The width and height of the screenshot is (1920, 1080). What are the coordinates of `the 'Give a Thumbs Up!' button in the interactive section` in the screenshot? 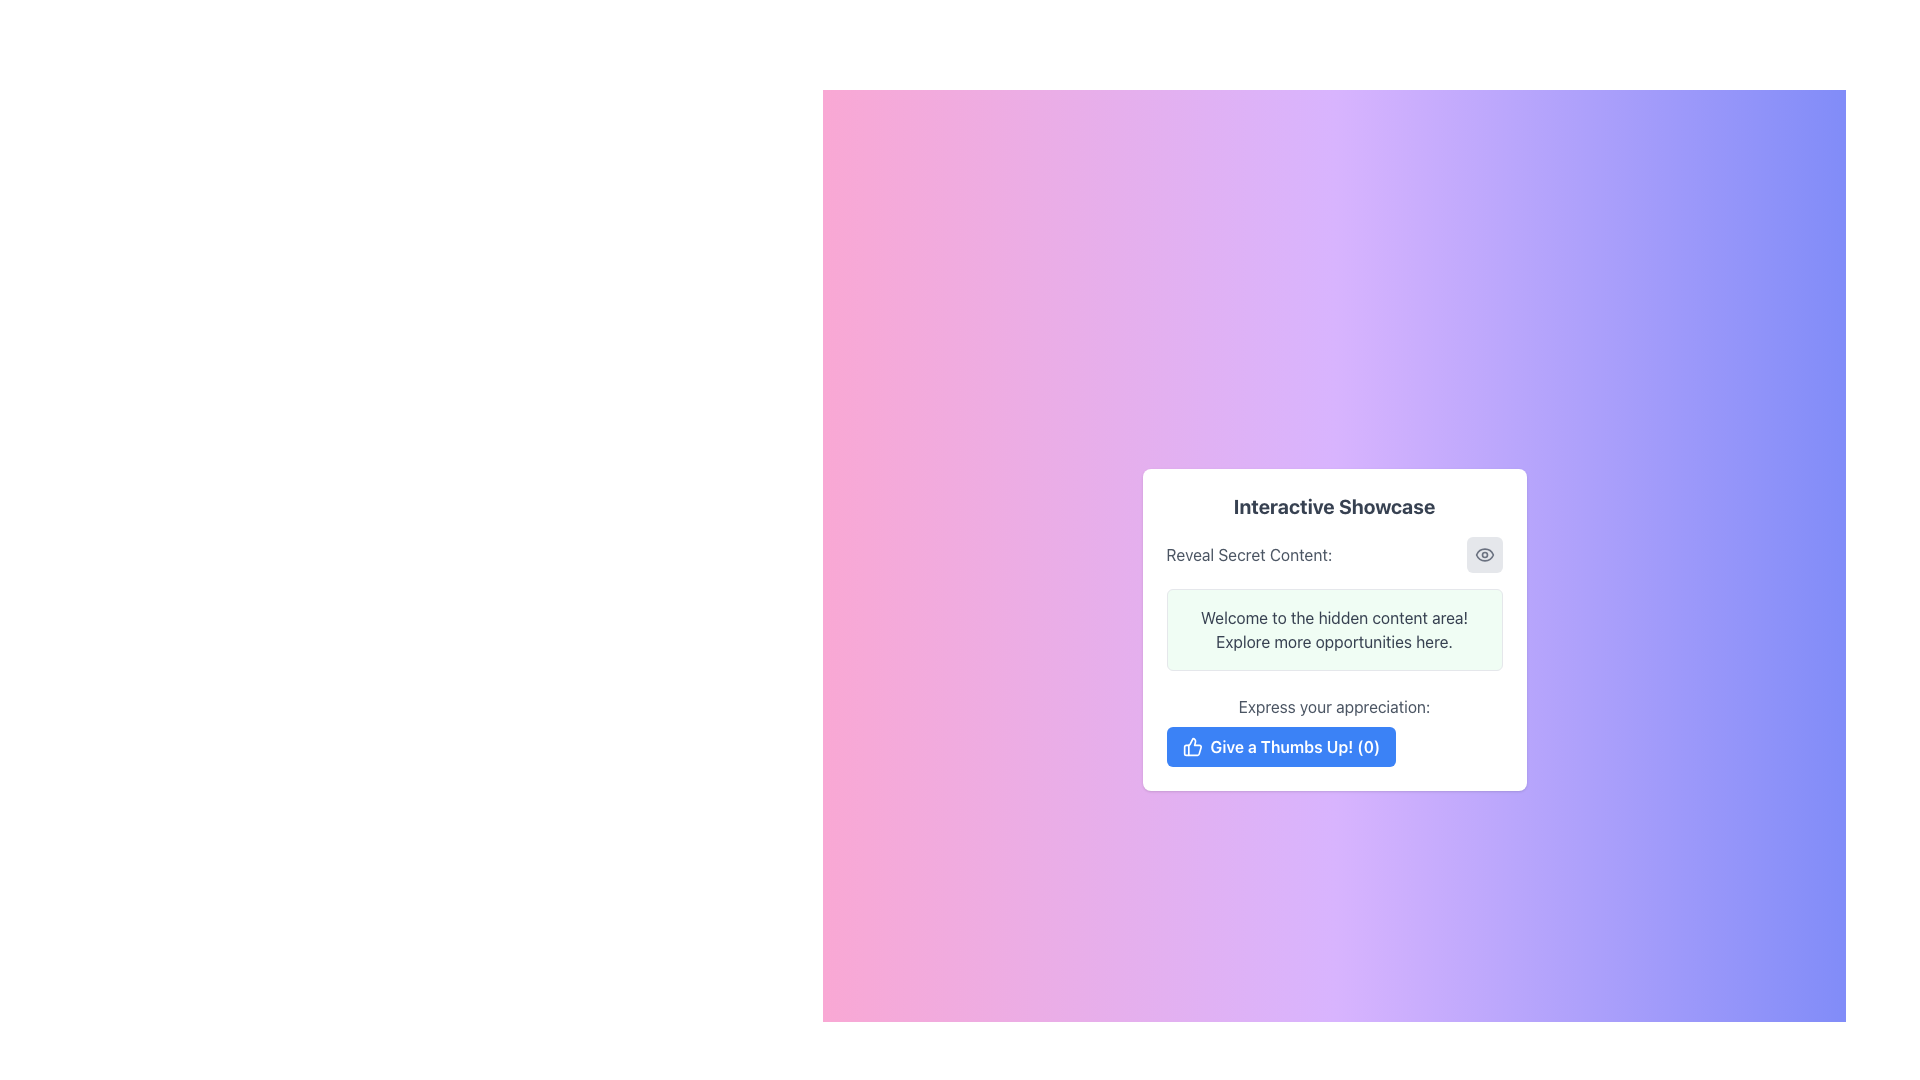 It's located at (1334, 731).